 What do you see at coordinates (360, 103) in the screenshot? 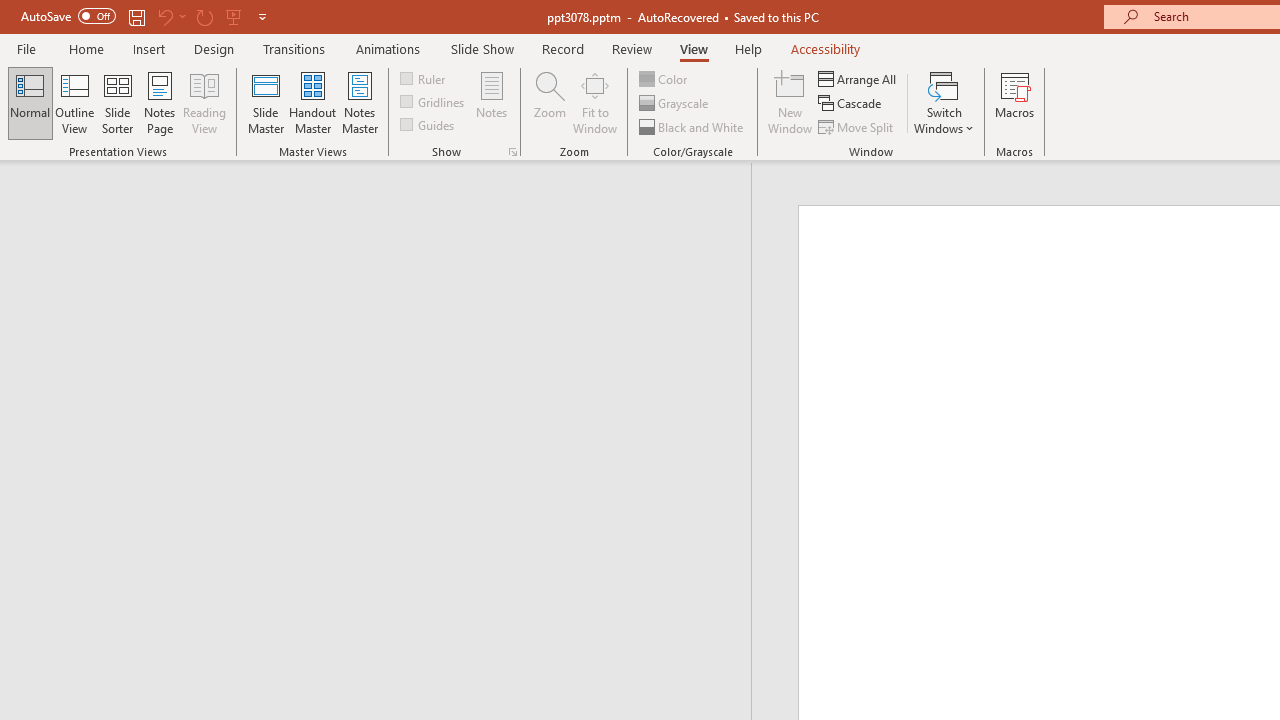
I see `'Notes Master'` at bounding box center [360, 103].